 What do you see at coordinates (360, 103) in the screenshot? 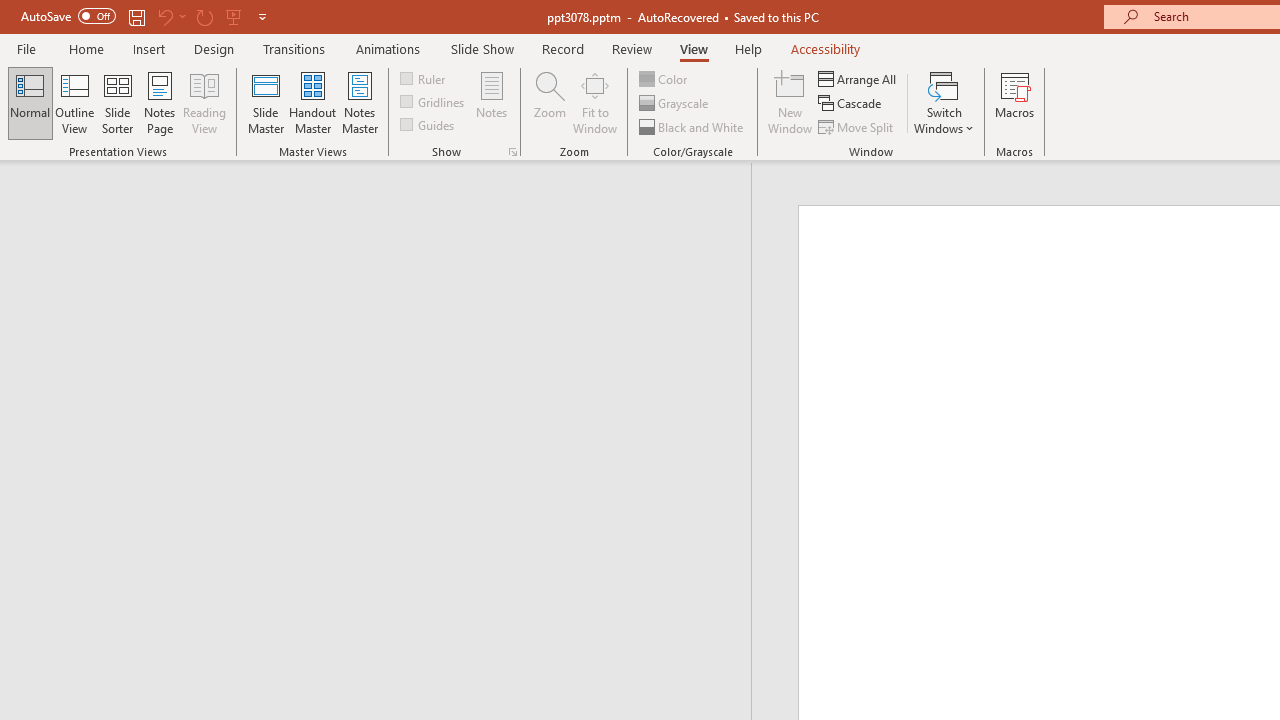
I see `'Notes Master'` at bounding box center [360, 103].